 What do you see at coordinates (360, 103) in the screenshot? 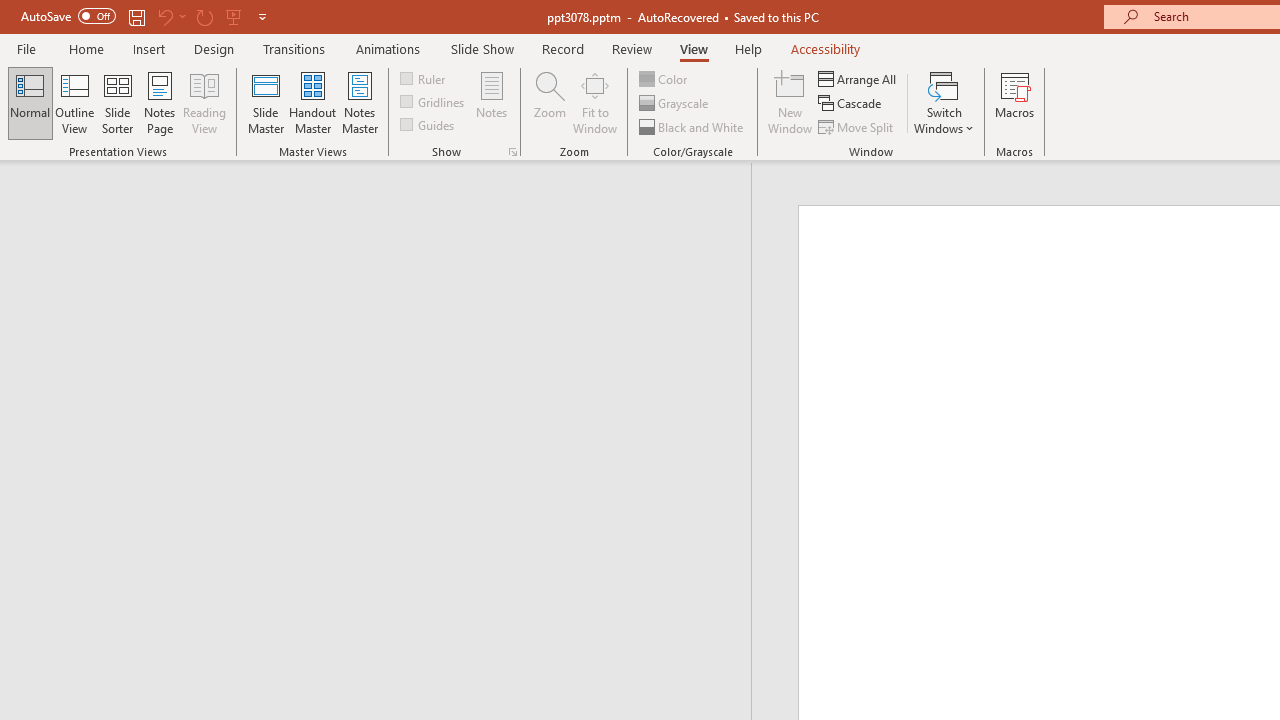
I see `'Notes Master'` at bounding box center [360, 103].